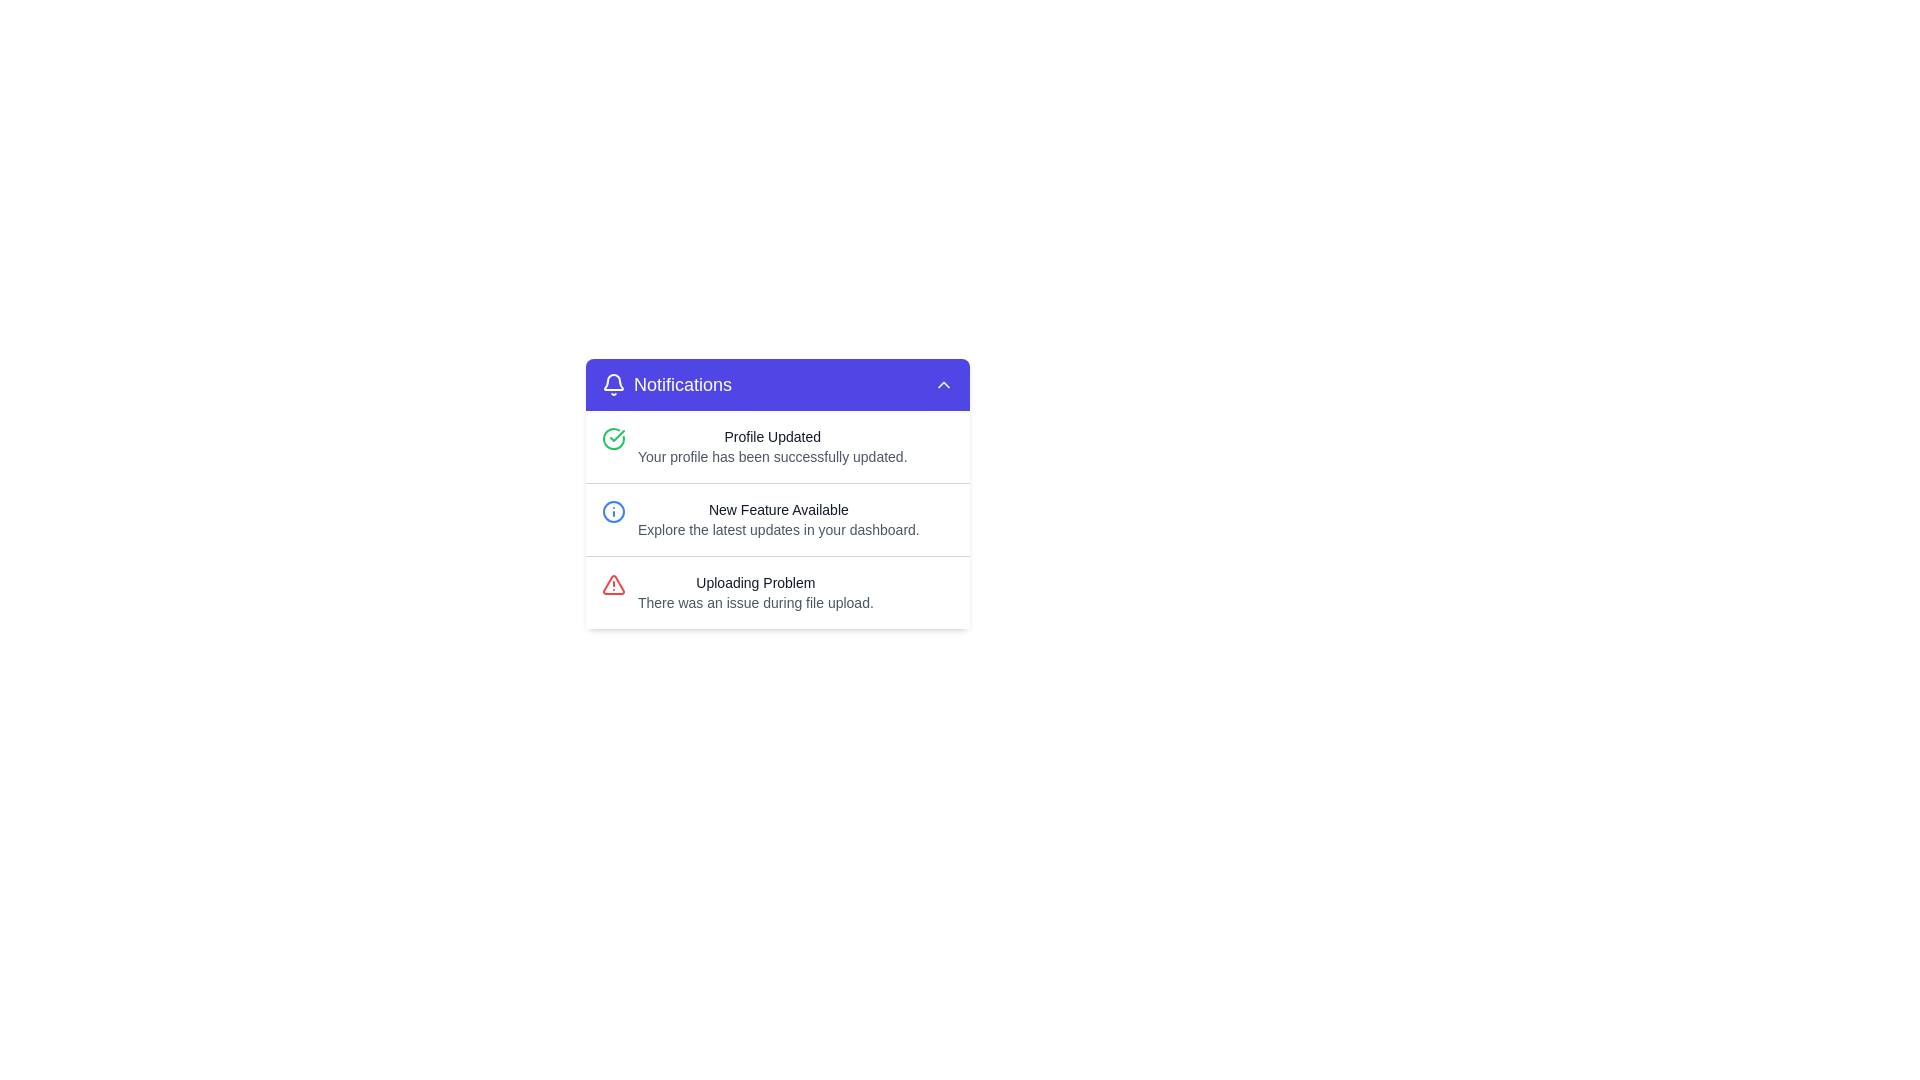  What do you see at coordinates (776, 446) in the screenshot?
I see `the first notification item in the notifications panel, which displays a green check icon and the text 'Profile Updated.'` at bounding box center [776, 446].